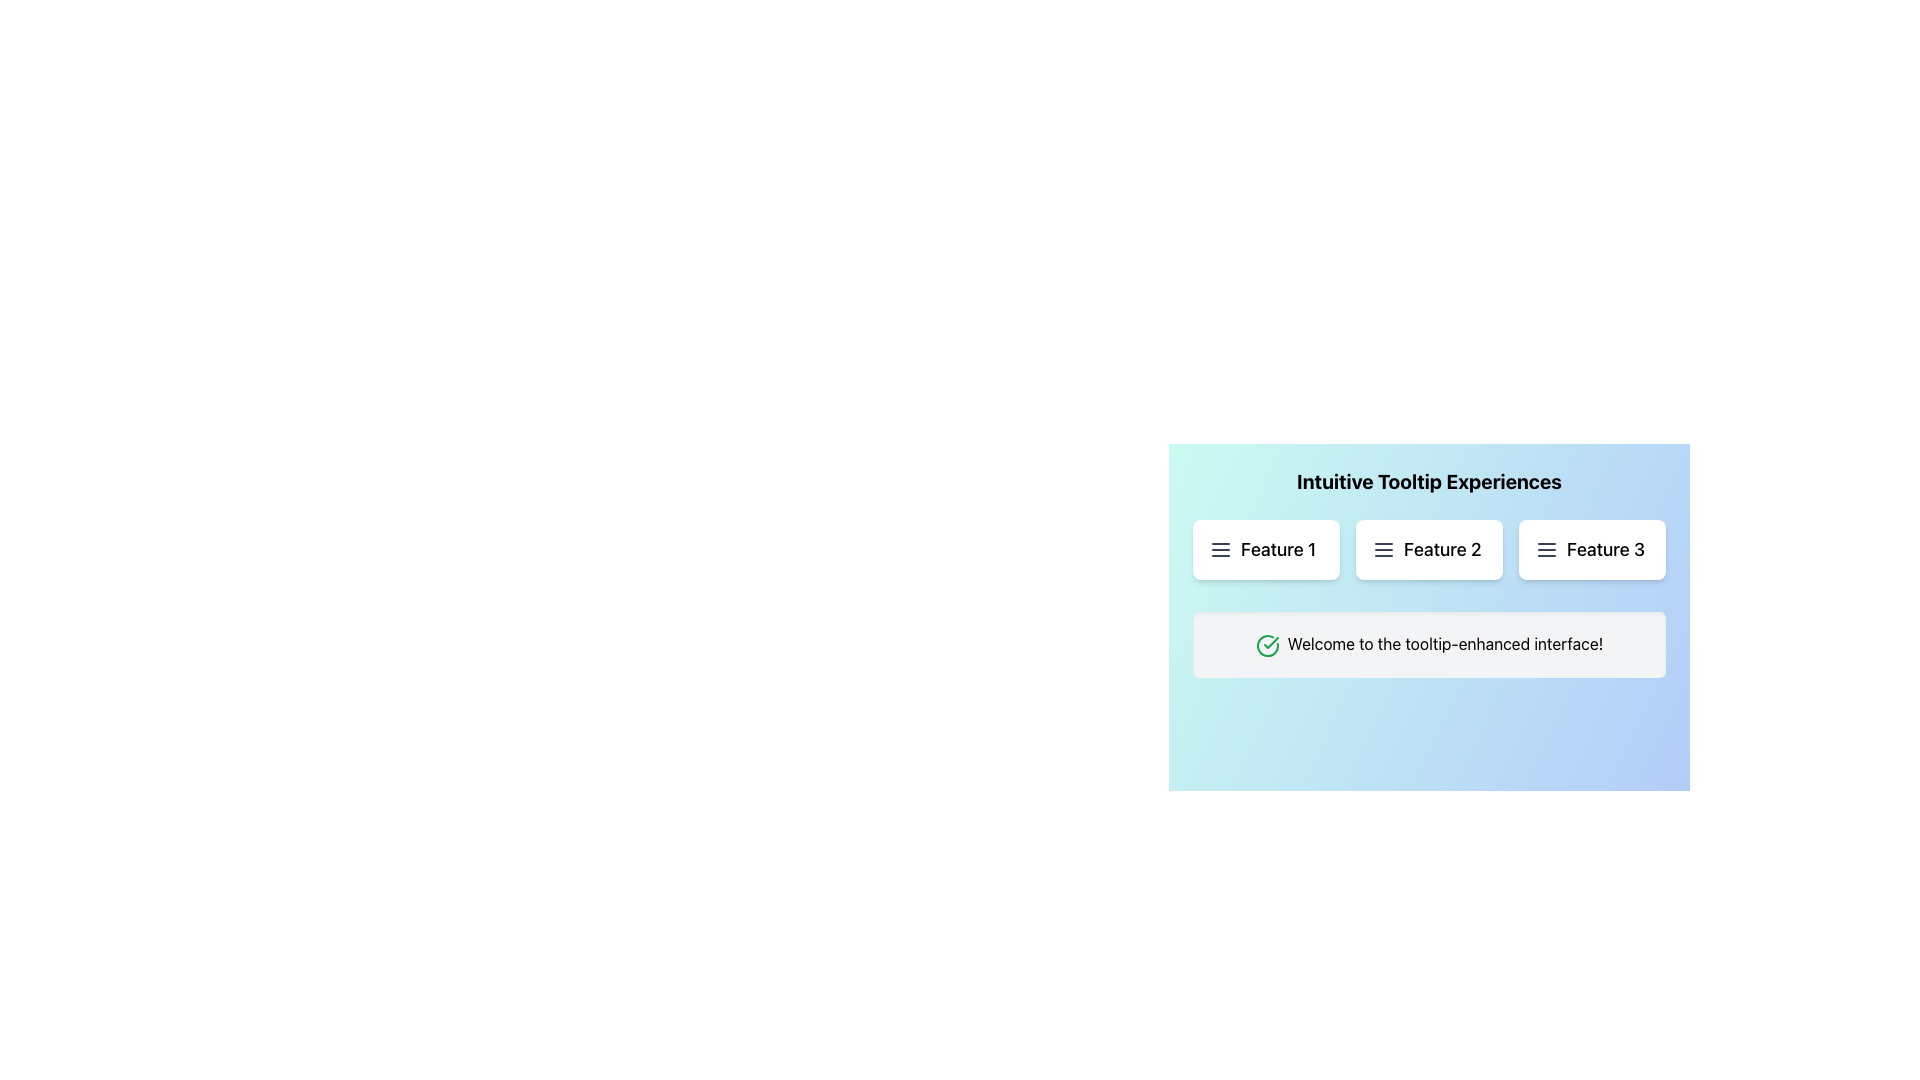 The image size is (1920, 1080). I want to click on the tile from the grid containing feature tiles below the heading 'Intuitive Tooltip Experiences', so click(1428, 550).